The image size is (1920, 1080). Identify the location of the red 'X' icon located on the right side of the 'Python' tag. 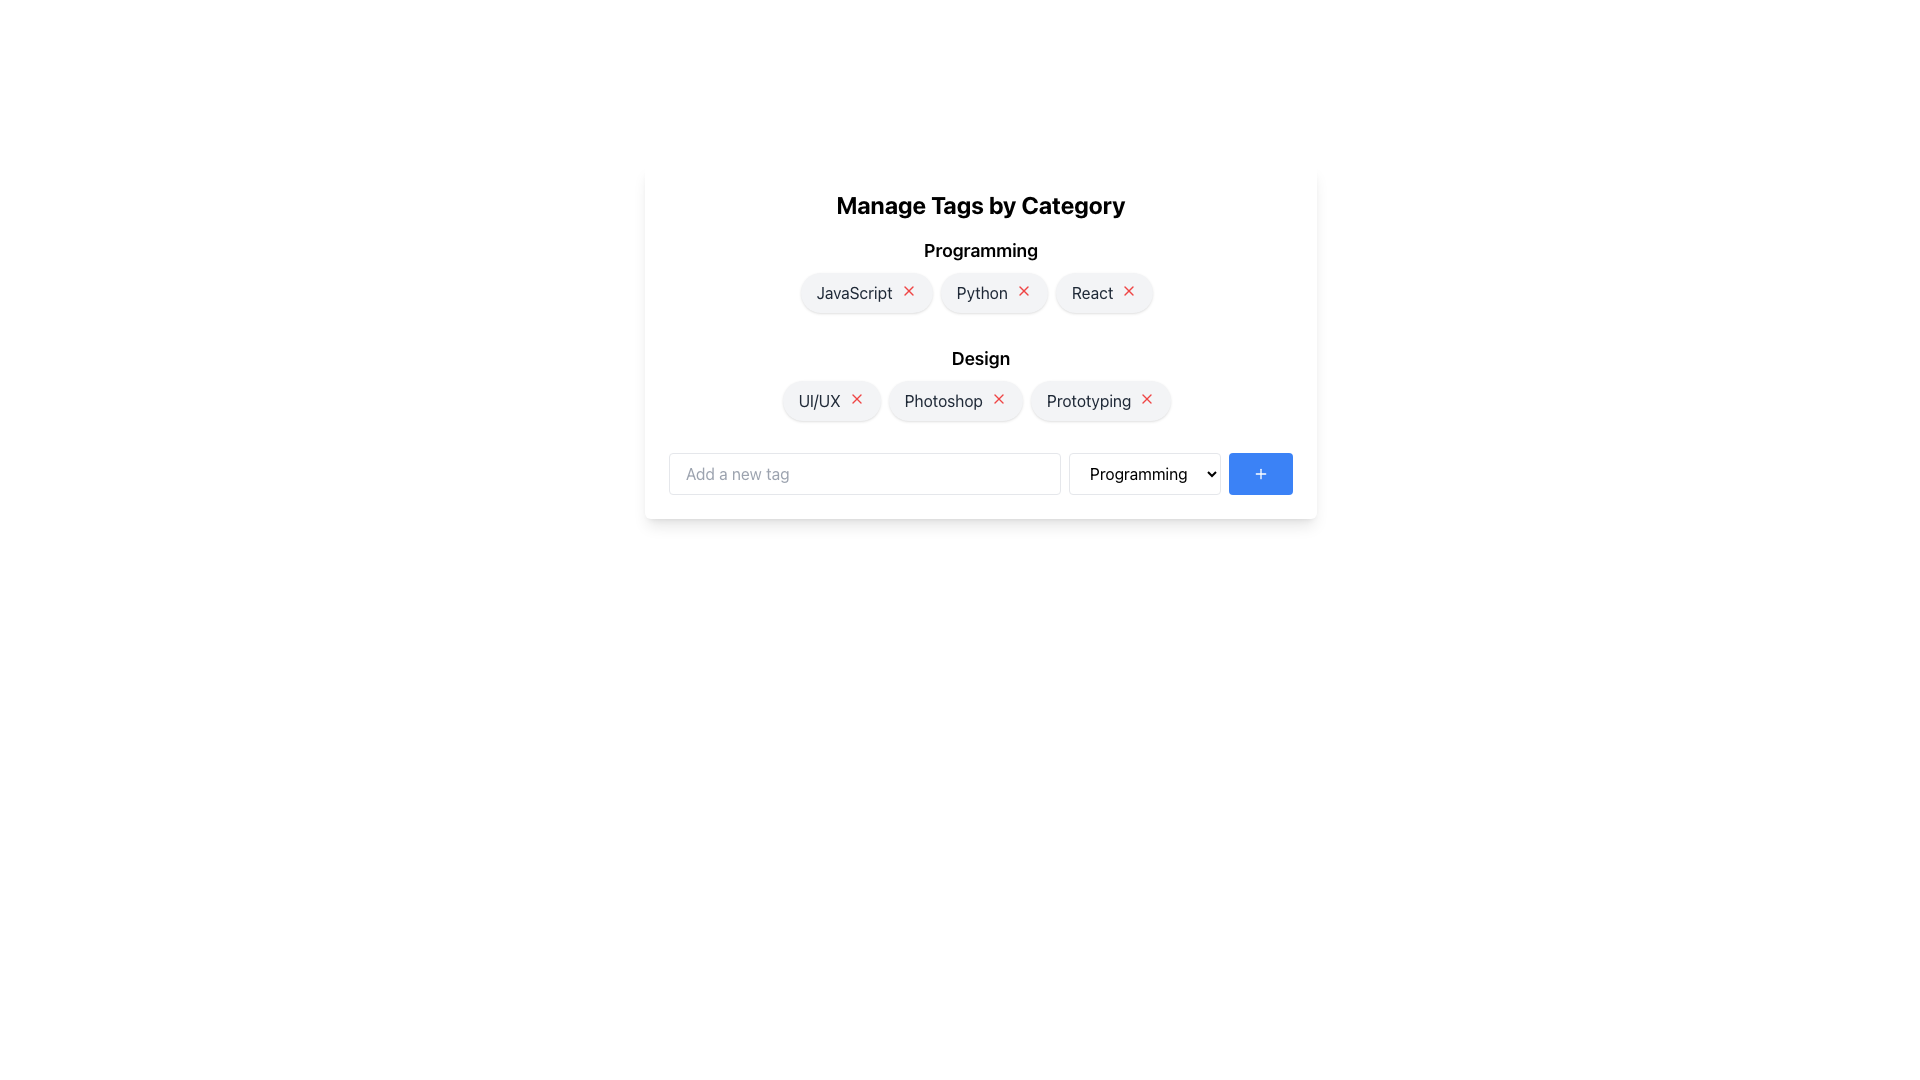
(1023, 290).